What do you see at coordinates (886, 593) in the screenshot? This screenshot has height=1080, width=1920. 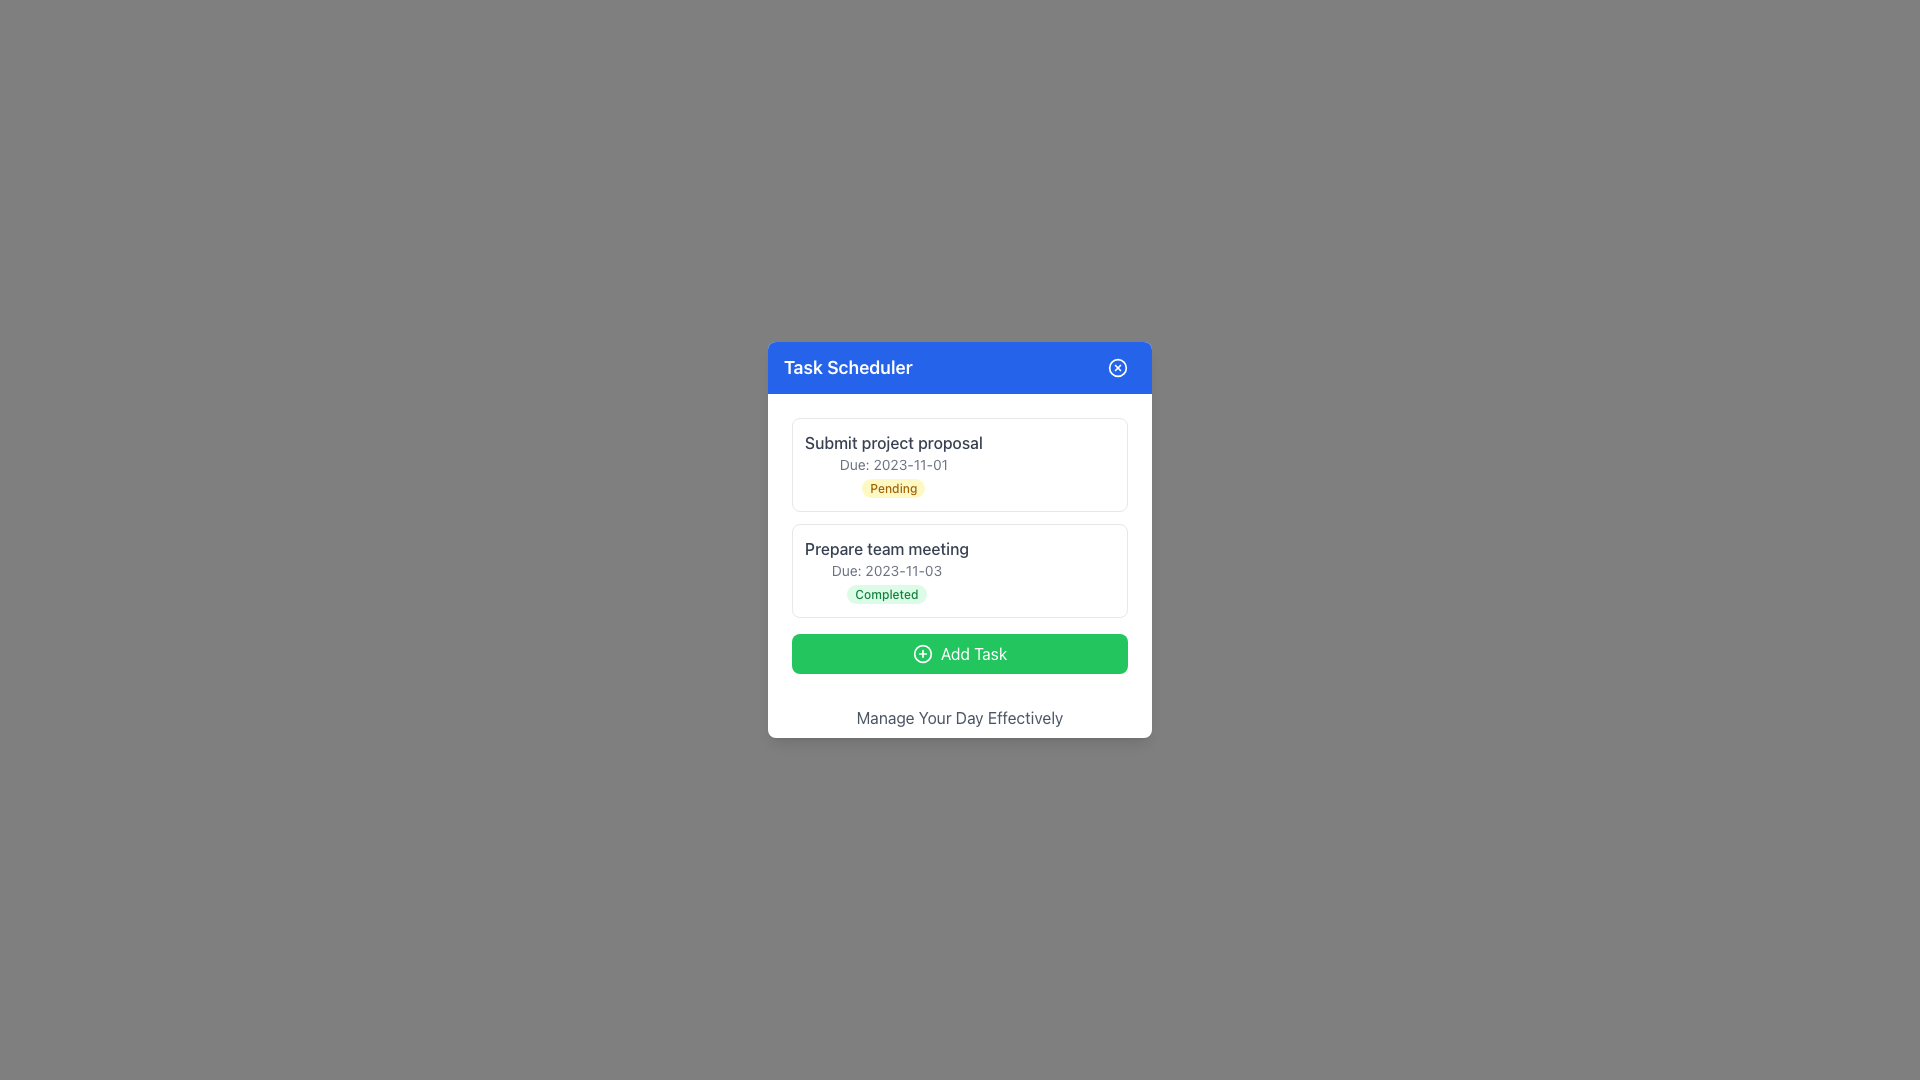 I see `the 'Completed' badge, which is a small pill-shaped element with rounded edges and a light green background, located in the second task item labeled 'Prepare team meeting'` at bounding box center [886, 593].